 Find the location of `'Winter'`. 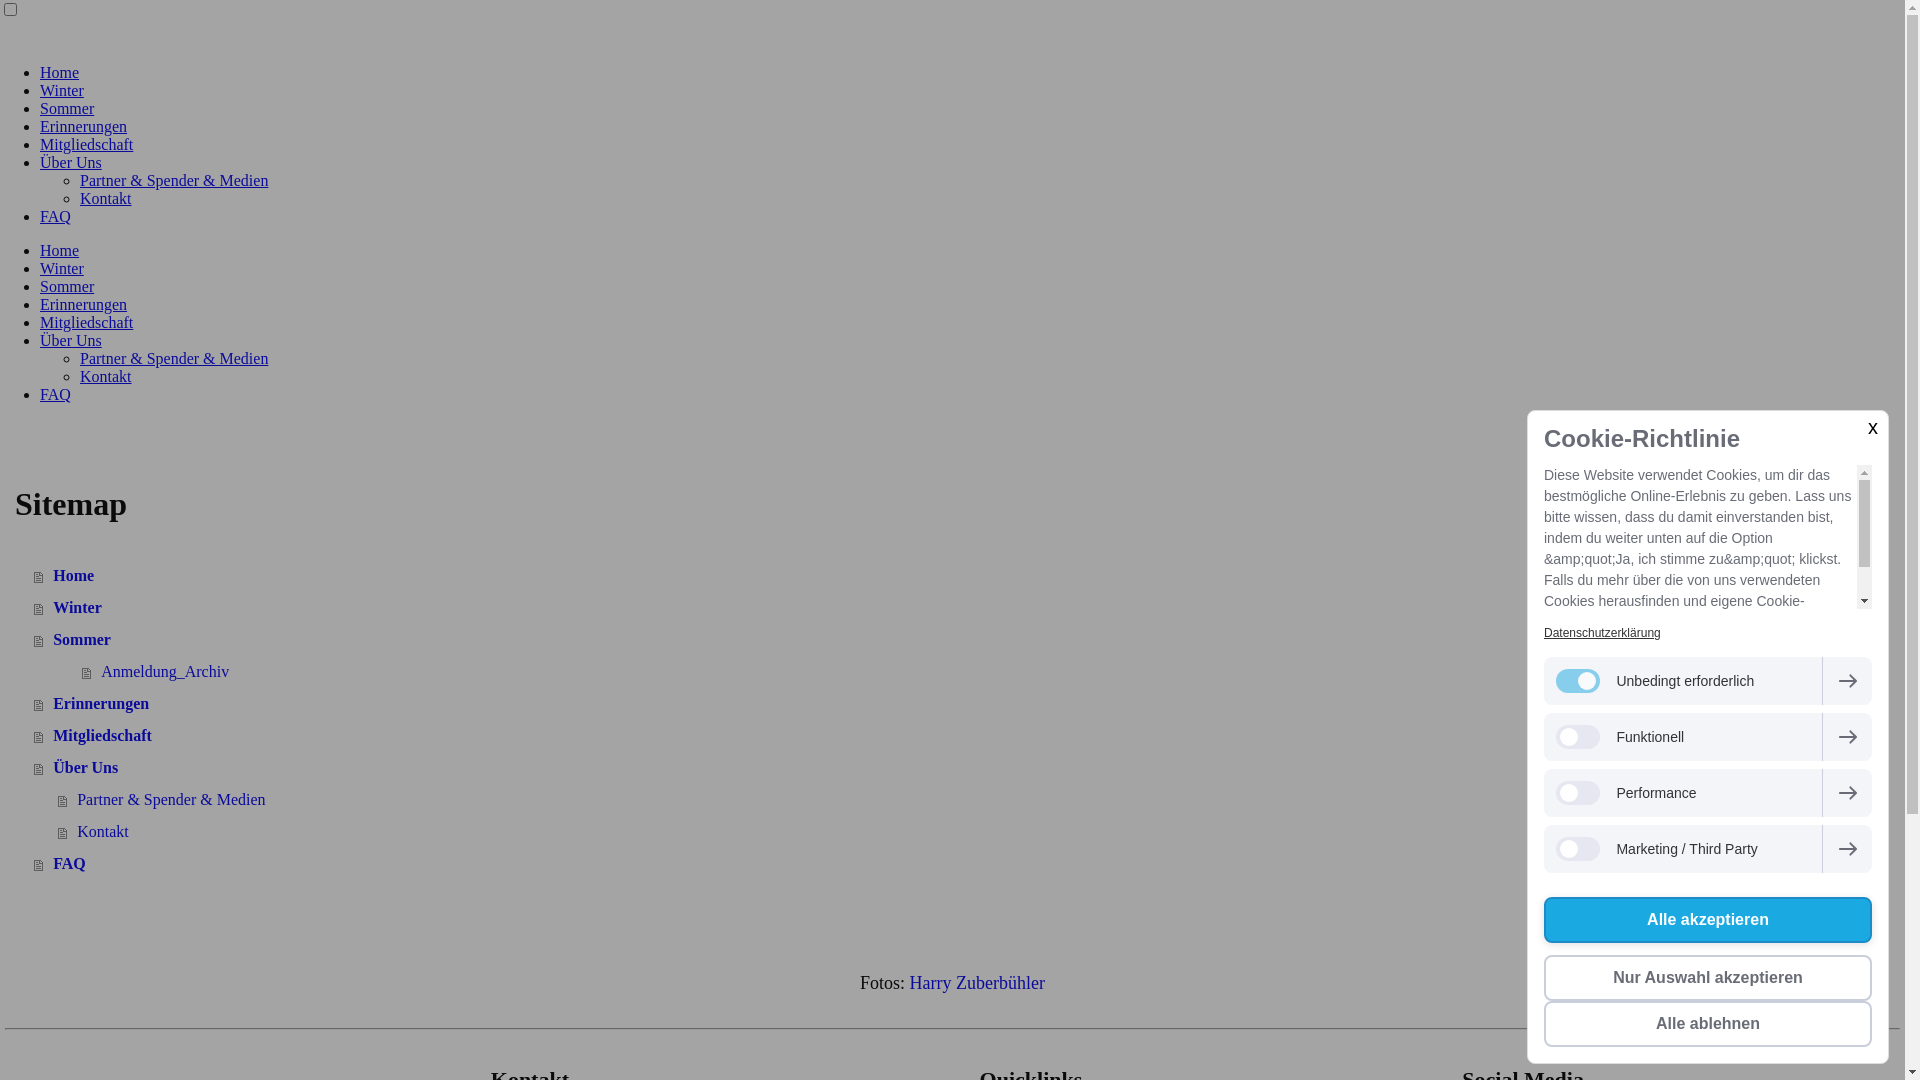

'Winter' is located at coordinates (39, 90).